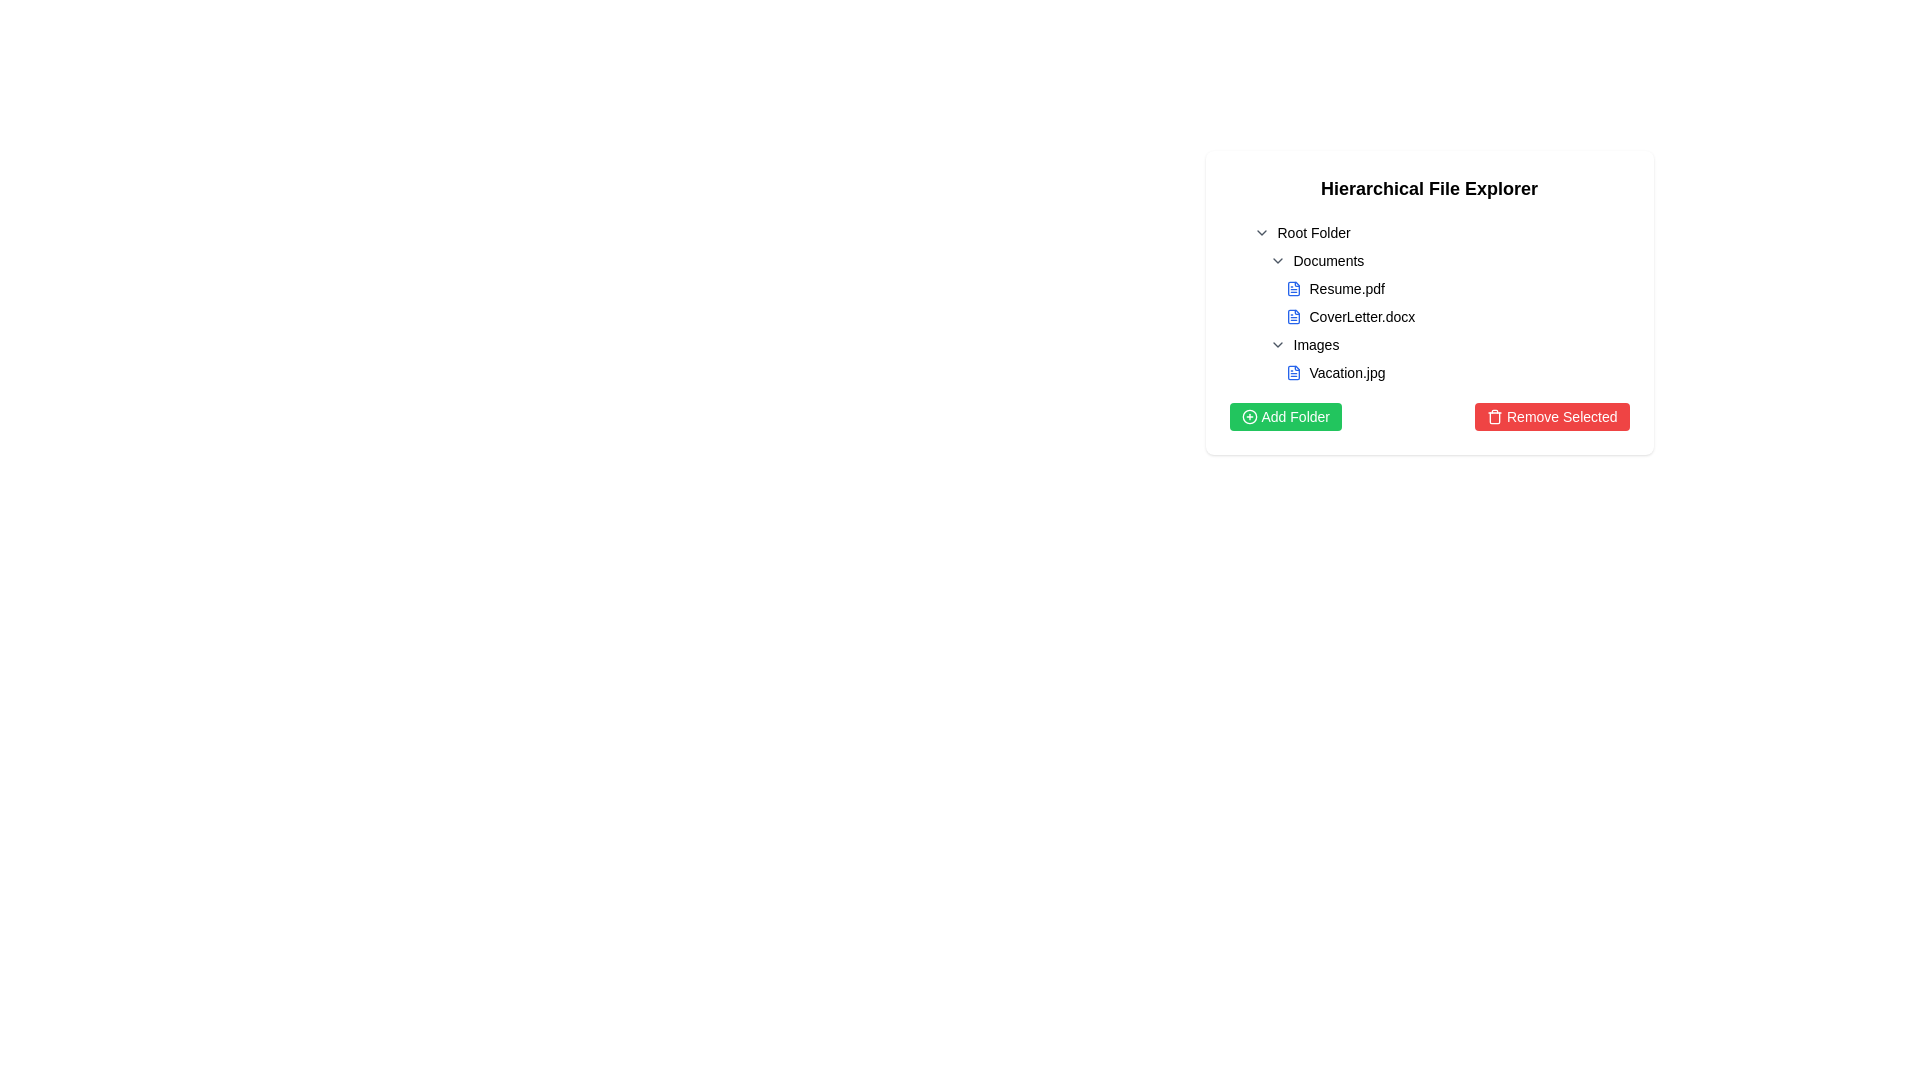 This screenshot has width=1920, height=1080. I want to click on the 'Root Folder' text label in the file explorer, which identifies the root directory and is located to the right of a chevron-down icon, so click(1314, 231).